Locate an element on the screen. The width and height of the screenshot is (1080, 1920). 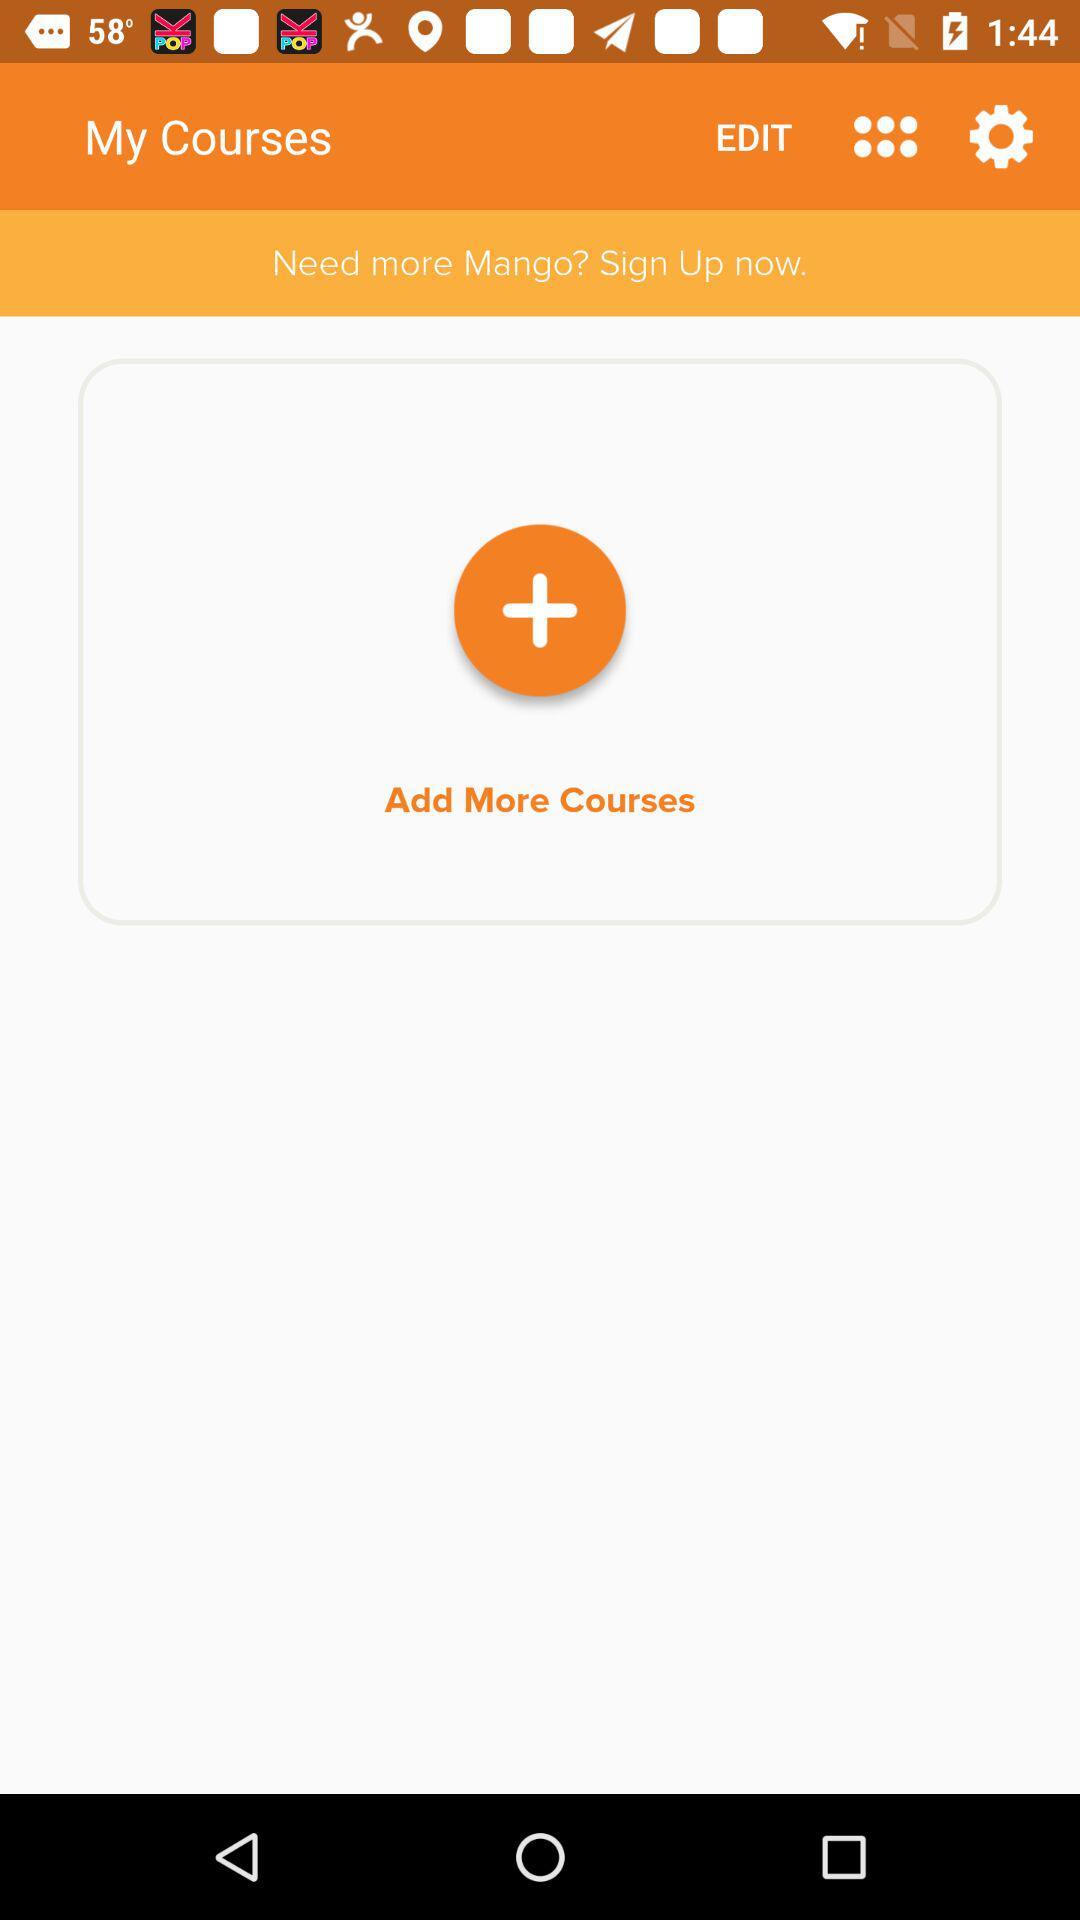
the item to the right of my courses is located at coordinates (884, 135).